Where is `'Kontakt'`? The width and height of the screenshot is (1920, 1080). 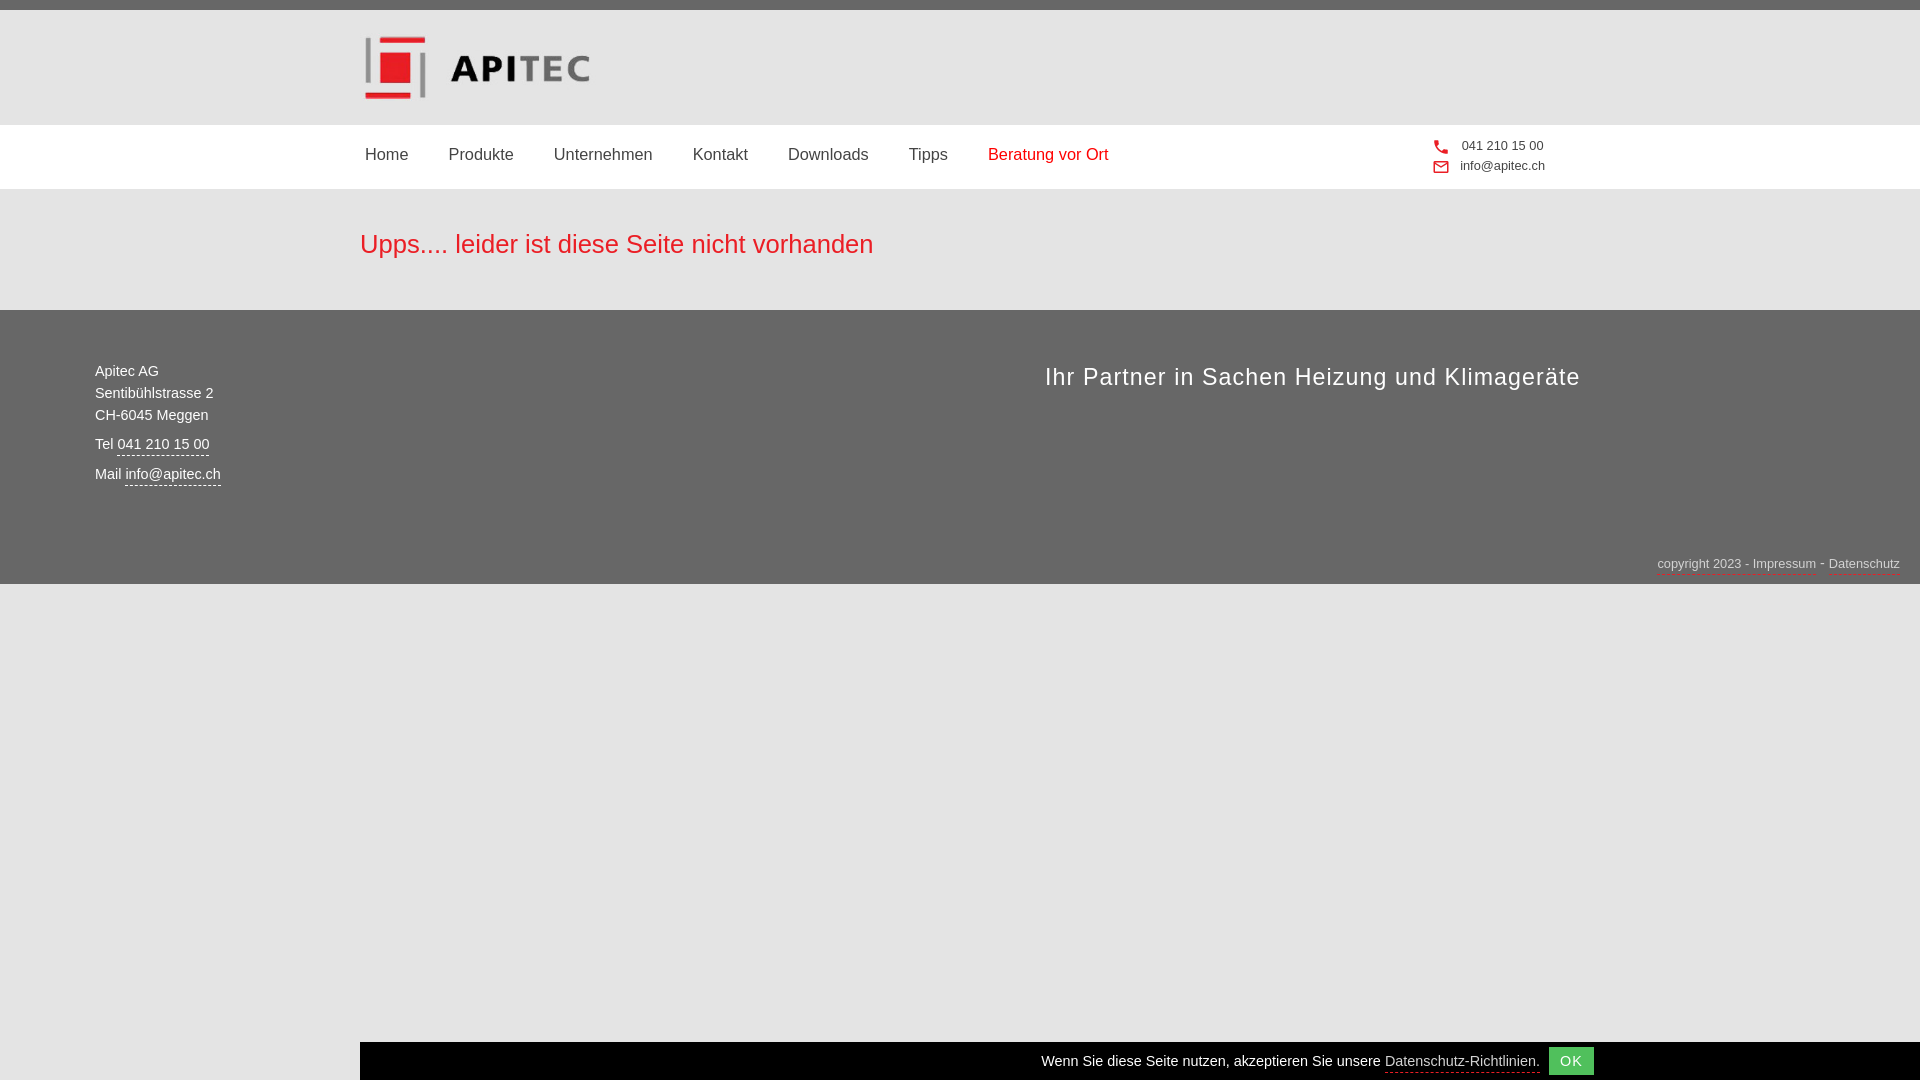 'Kontakt' is located at coordinates (720, 153).